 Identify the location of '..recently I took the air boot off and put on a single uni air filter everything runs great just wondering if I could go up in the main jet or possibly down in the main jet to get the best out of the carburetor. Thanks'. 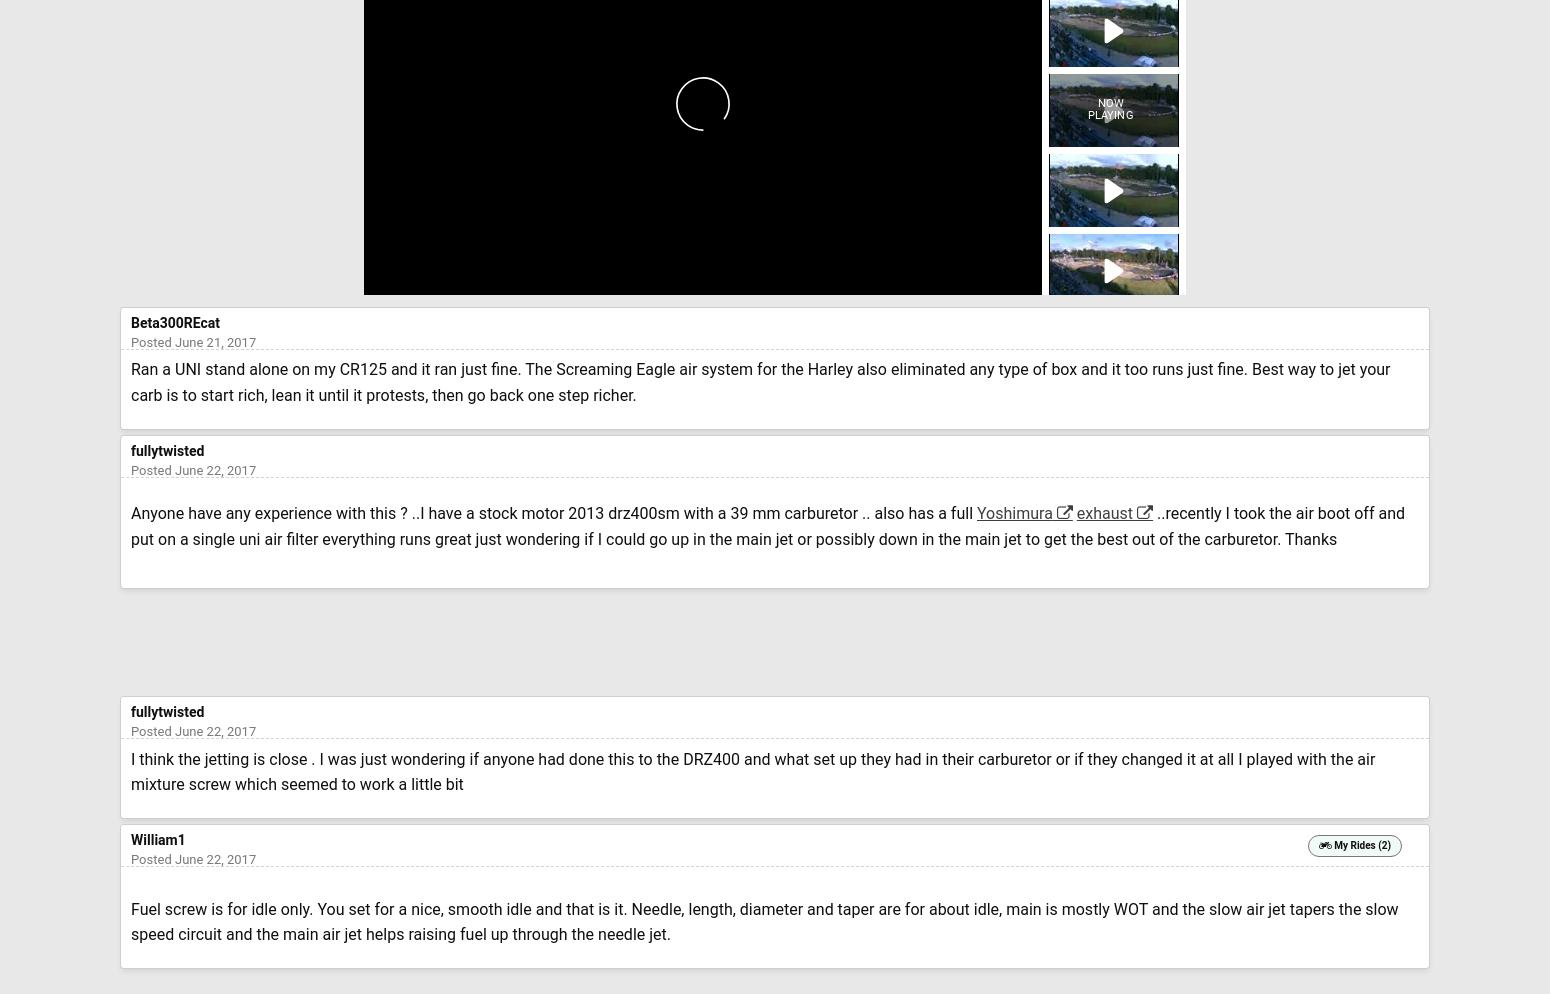
(130, 526).